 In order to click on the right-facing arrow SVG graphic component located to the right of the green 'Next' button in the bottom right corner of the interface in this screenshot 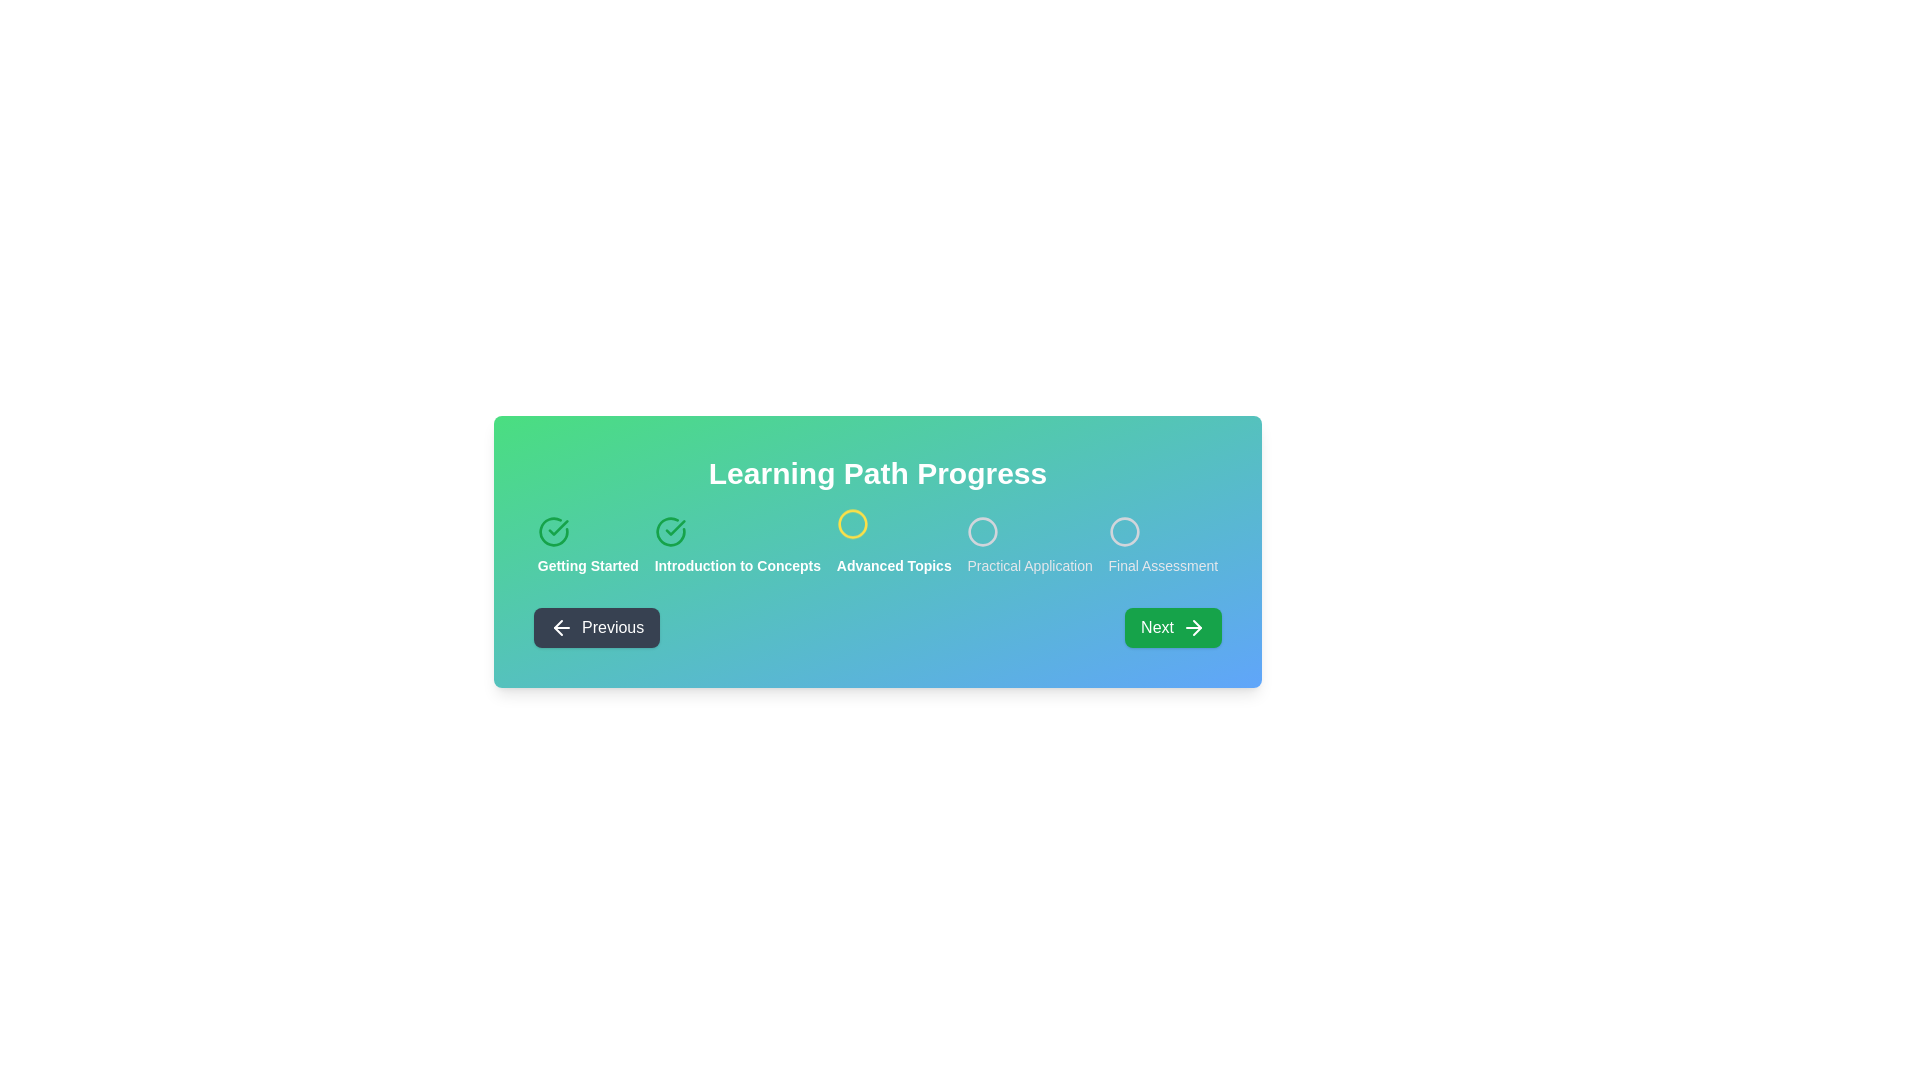, I will do `click(1197, 627)`.